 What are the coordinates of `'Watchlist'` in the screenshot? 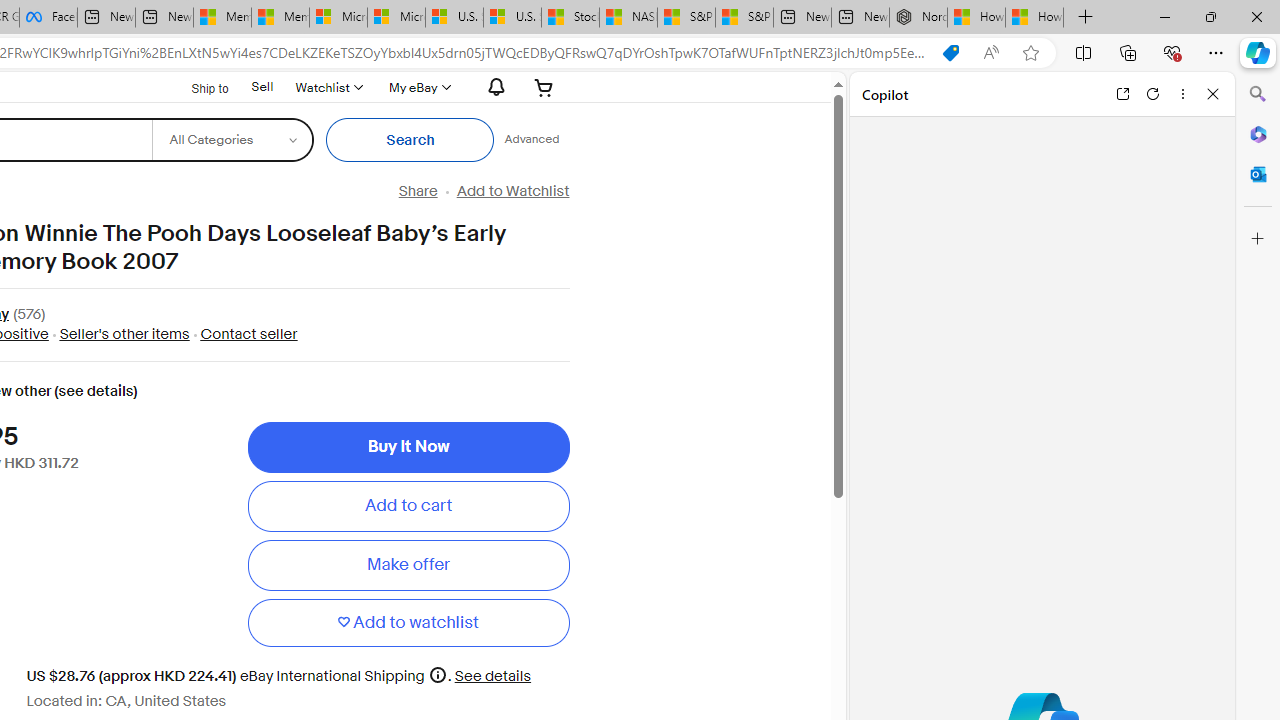 It's located at (328, 86).